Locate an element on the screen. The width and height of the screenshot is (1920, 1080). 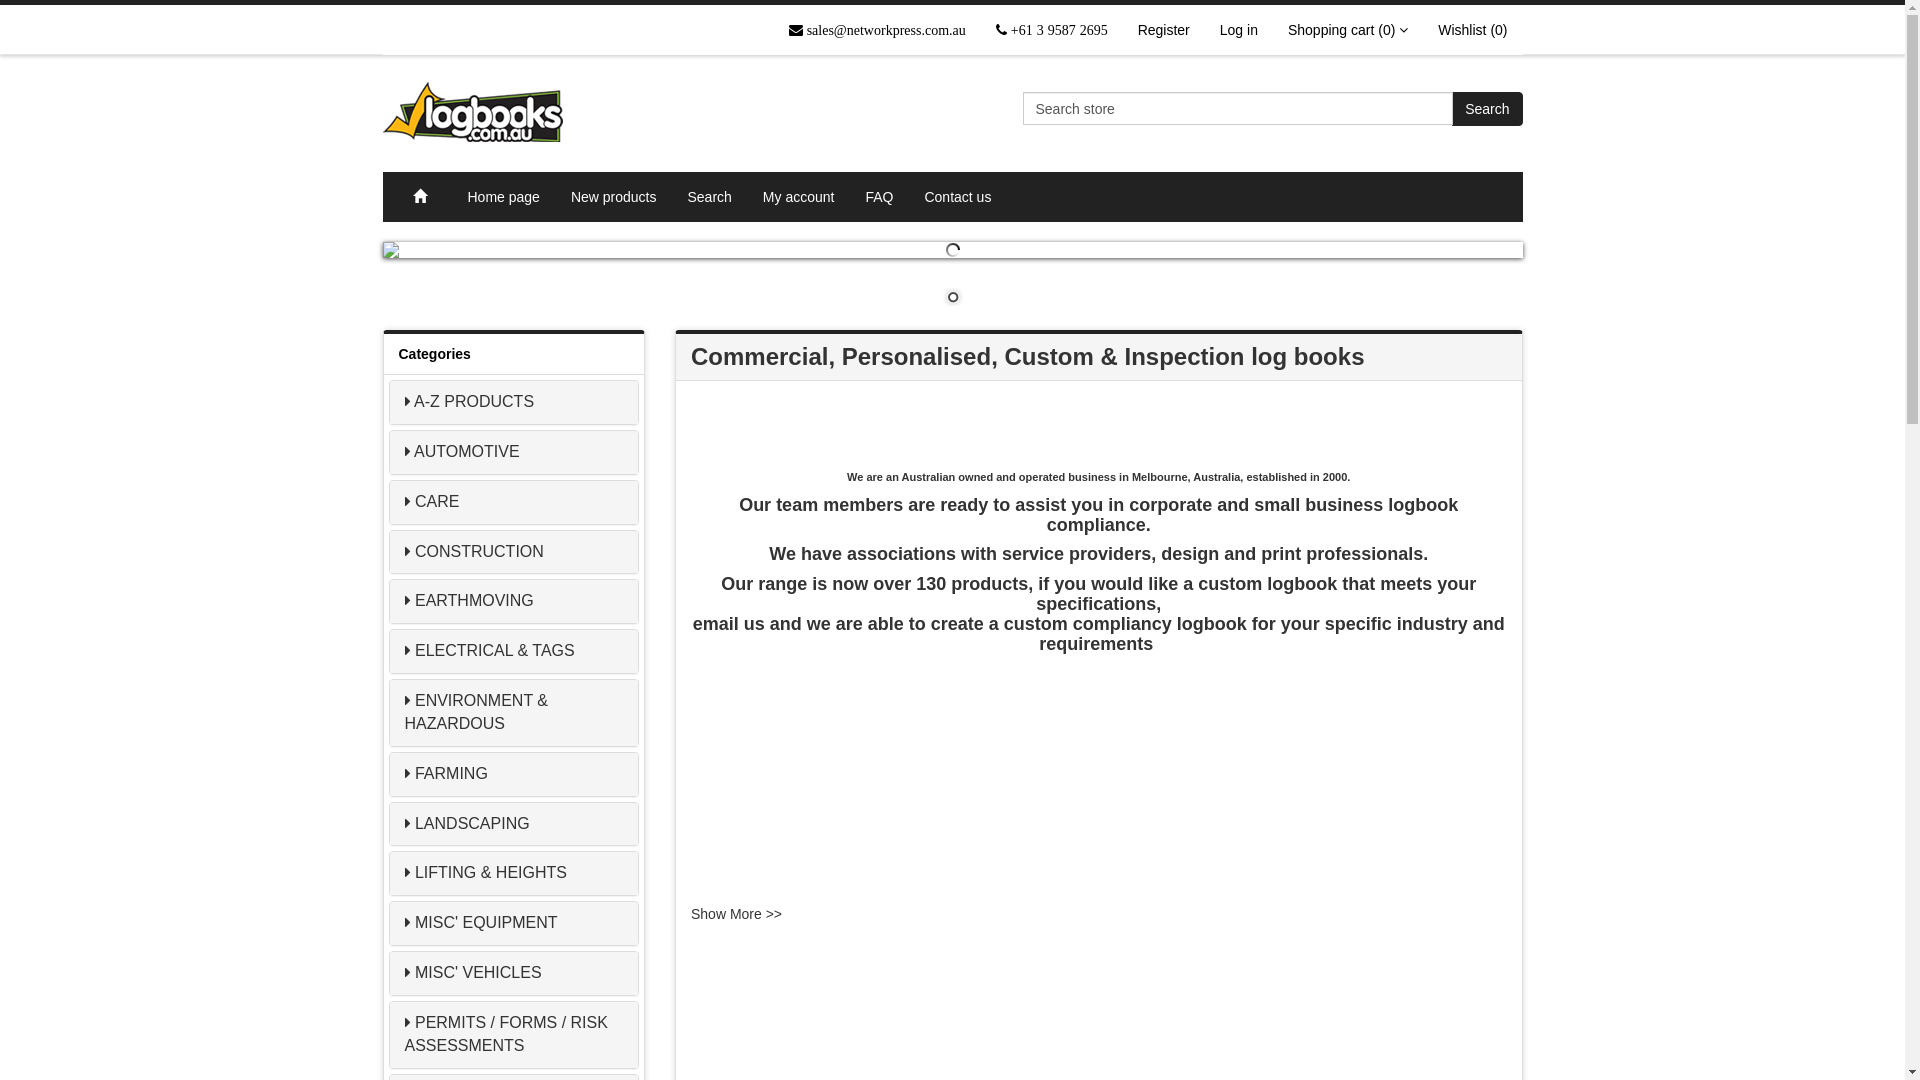
'1' is located at coordinates (940, 299).